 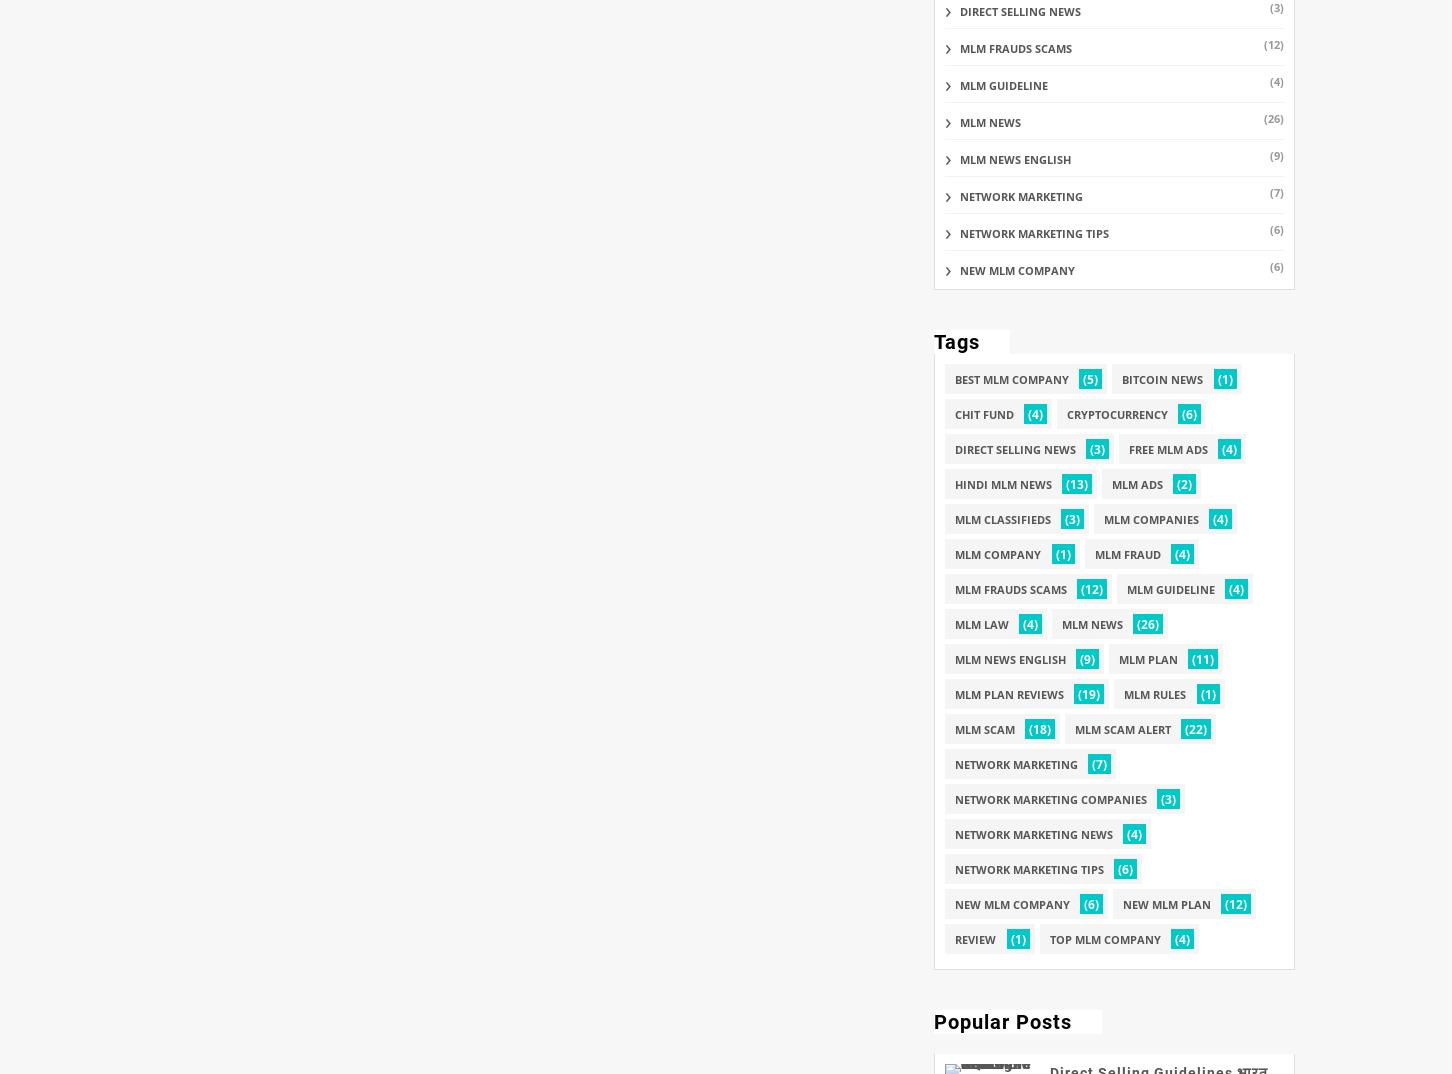 What do you see at coordinates (996, 553) in the screenshot?
I see `'mlm company'` at bounding box center [996, 553].